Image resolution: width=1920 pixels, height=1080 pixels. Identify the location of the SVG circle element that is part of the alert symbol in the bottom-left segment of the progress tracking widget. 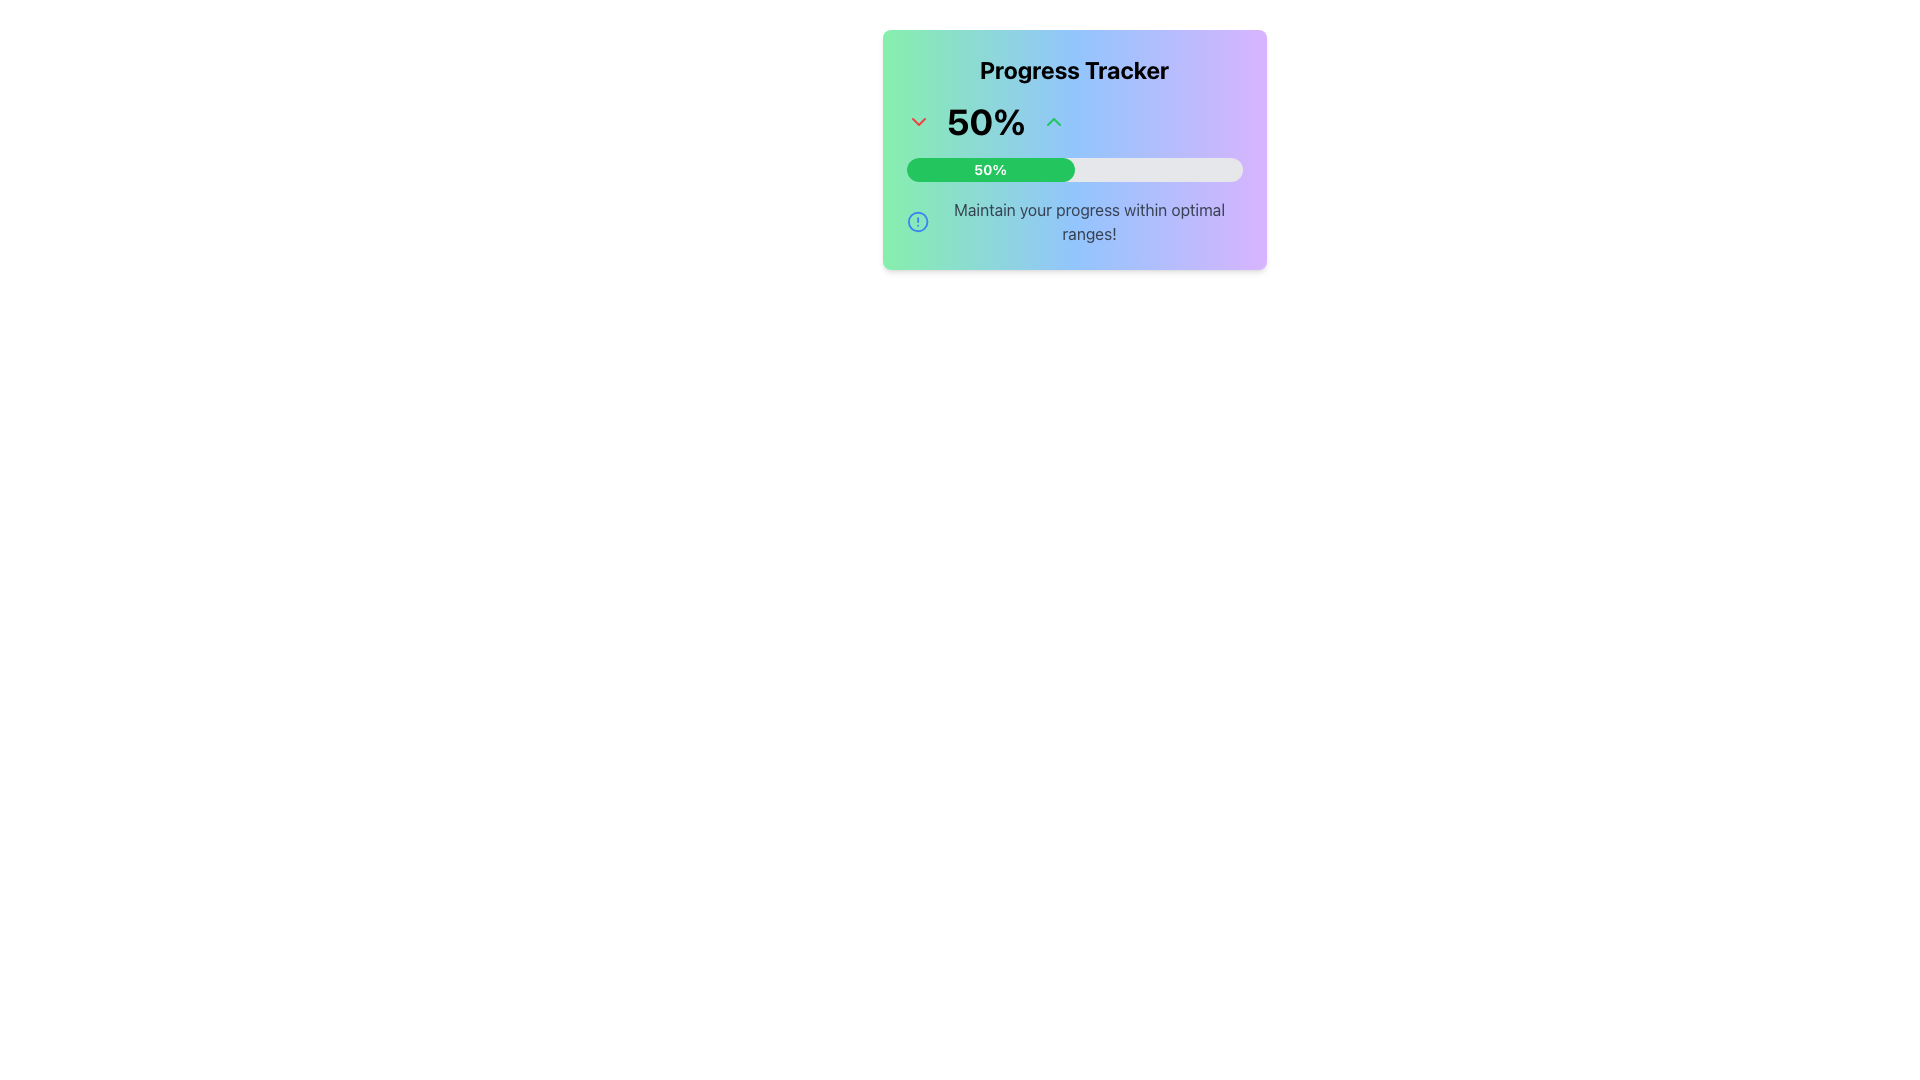
(916, 222).